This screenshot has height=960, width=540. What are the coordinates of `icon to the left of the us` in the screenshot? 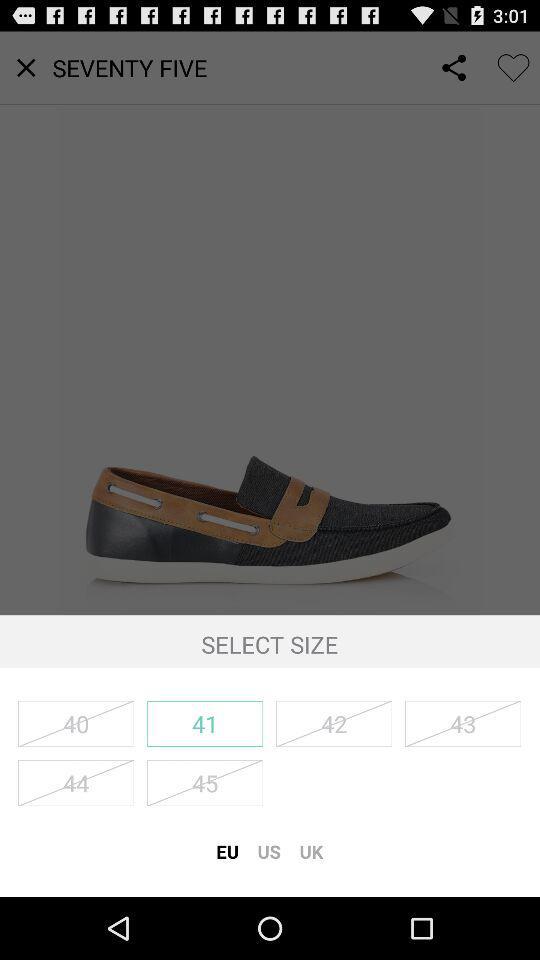 It's located at (226, 850).